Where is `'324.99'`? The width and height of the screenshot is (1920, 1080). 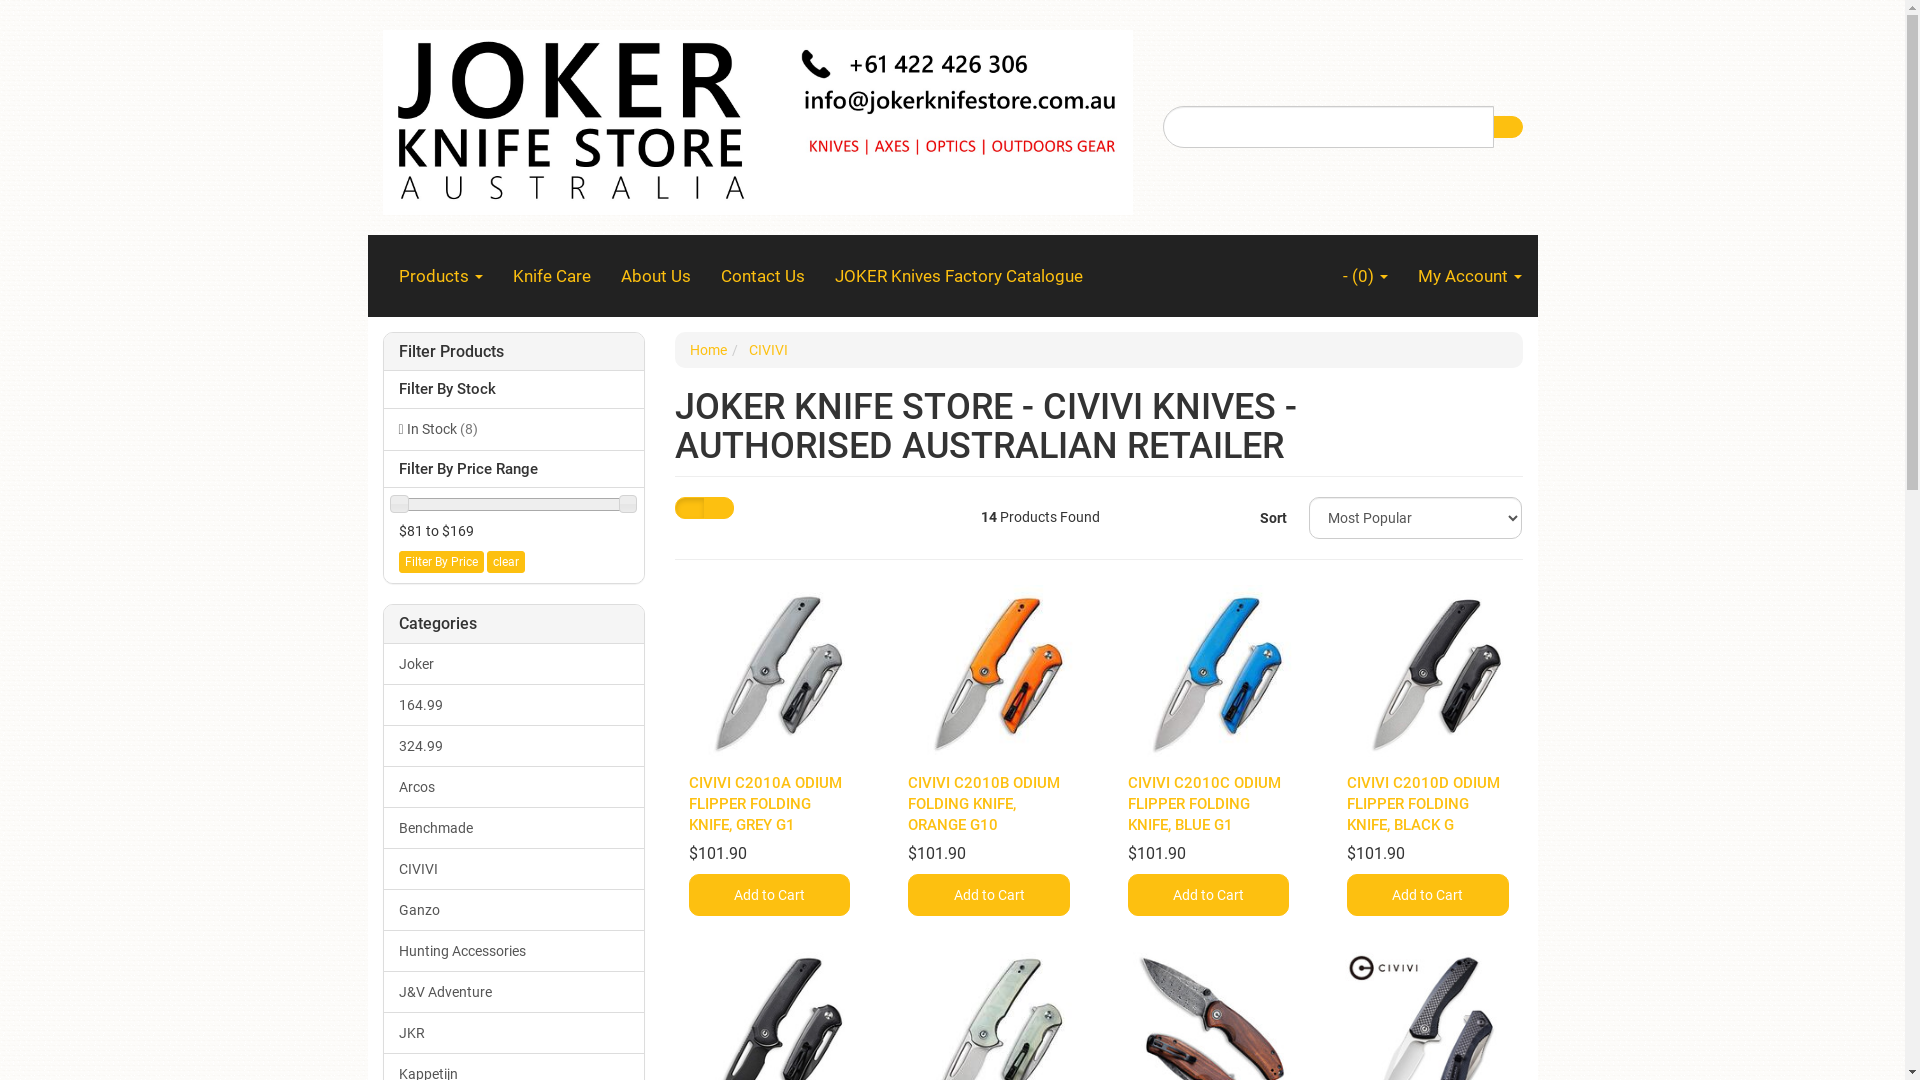 '324.99' is located at coordinates (514, 745).